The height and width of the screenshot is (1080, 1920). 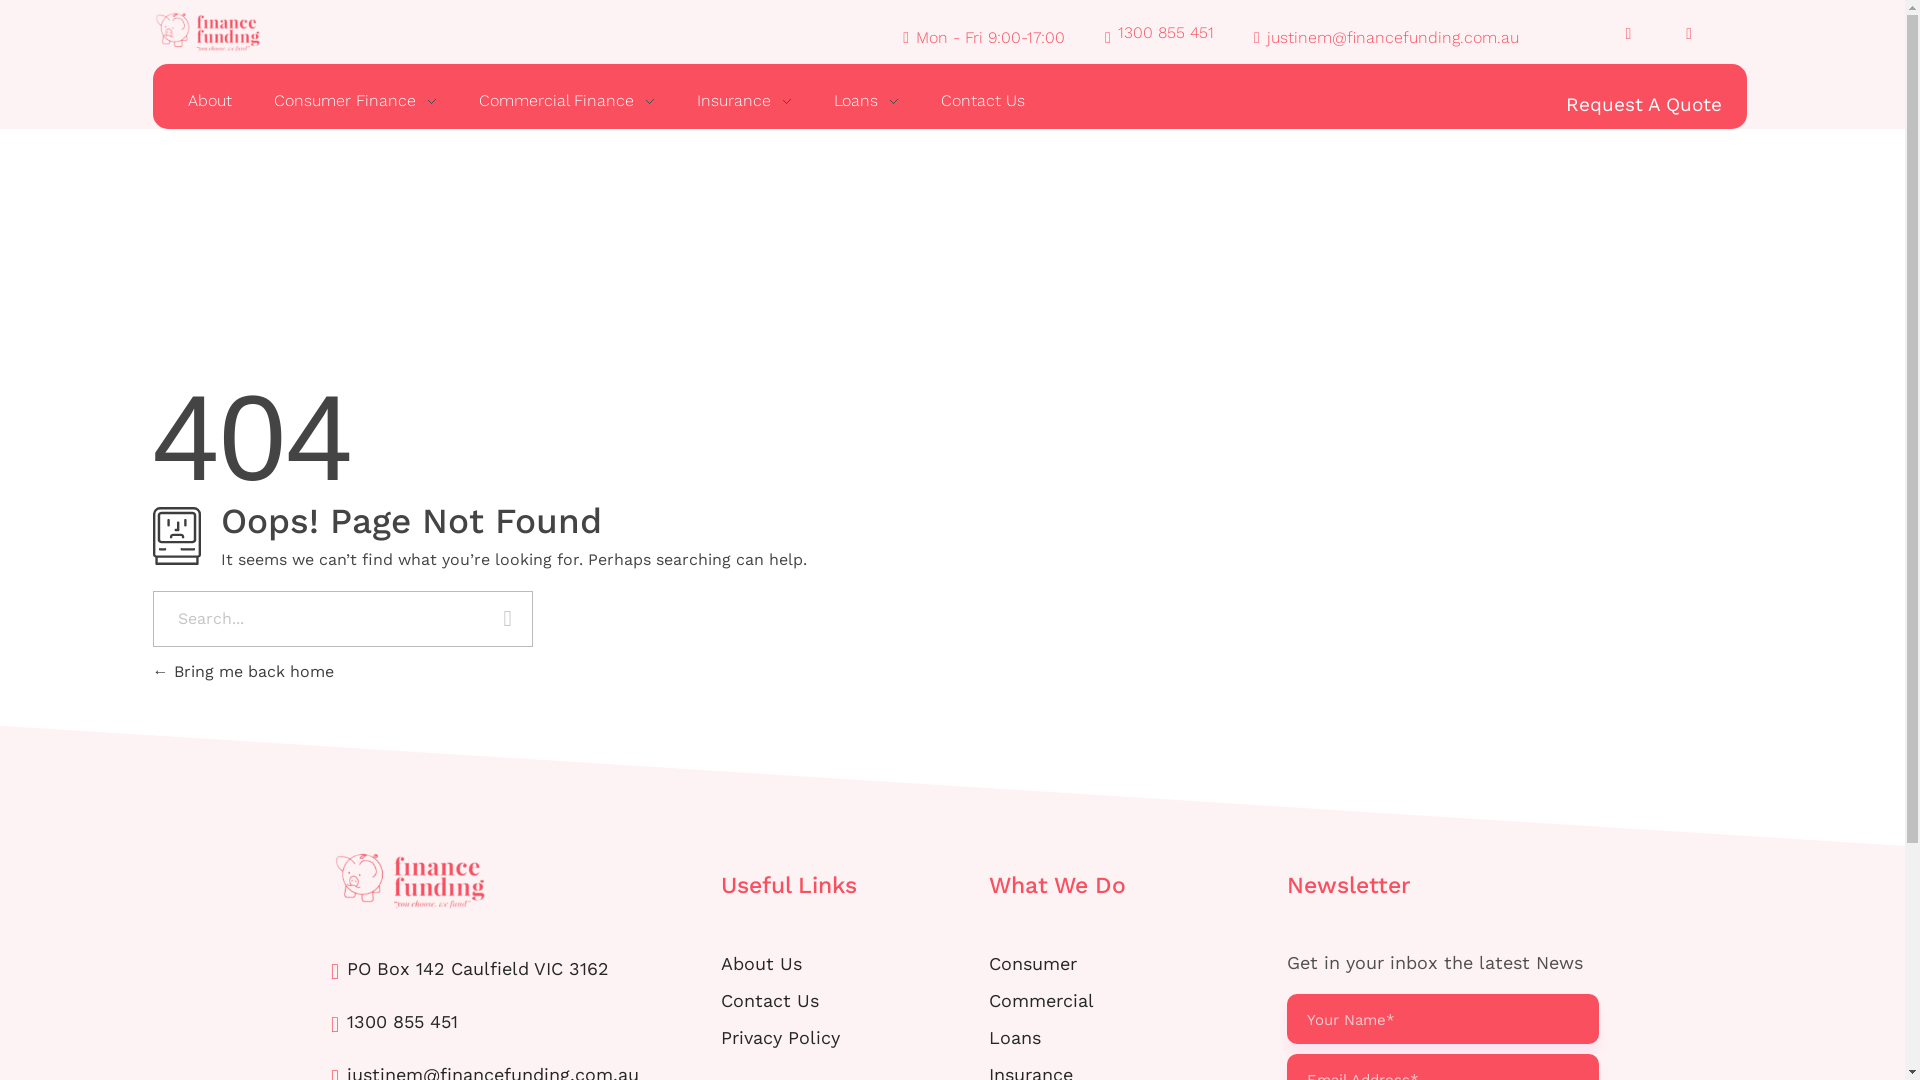 I want to click on 'About', so click(x=220, y=100).